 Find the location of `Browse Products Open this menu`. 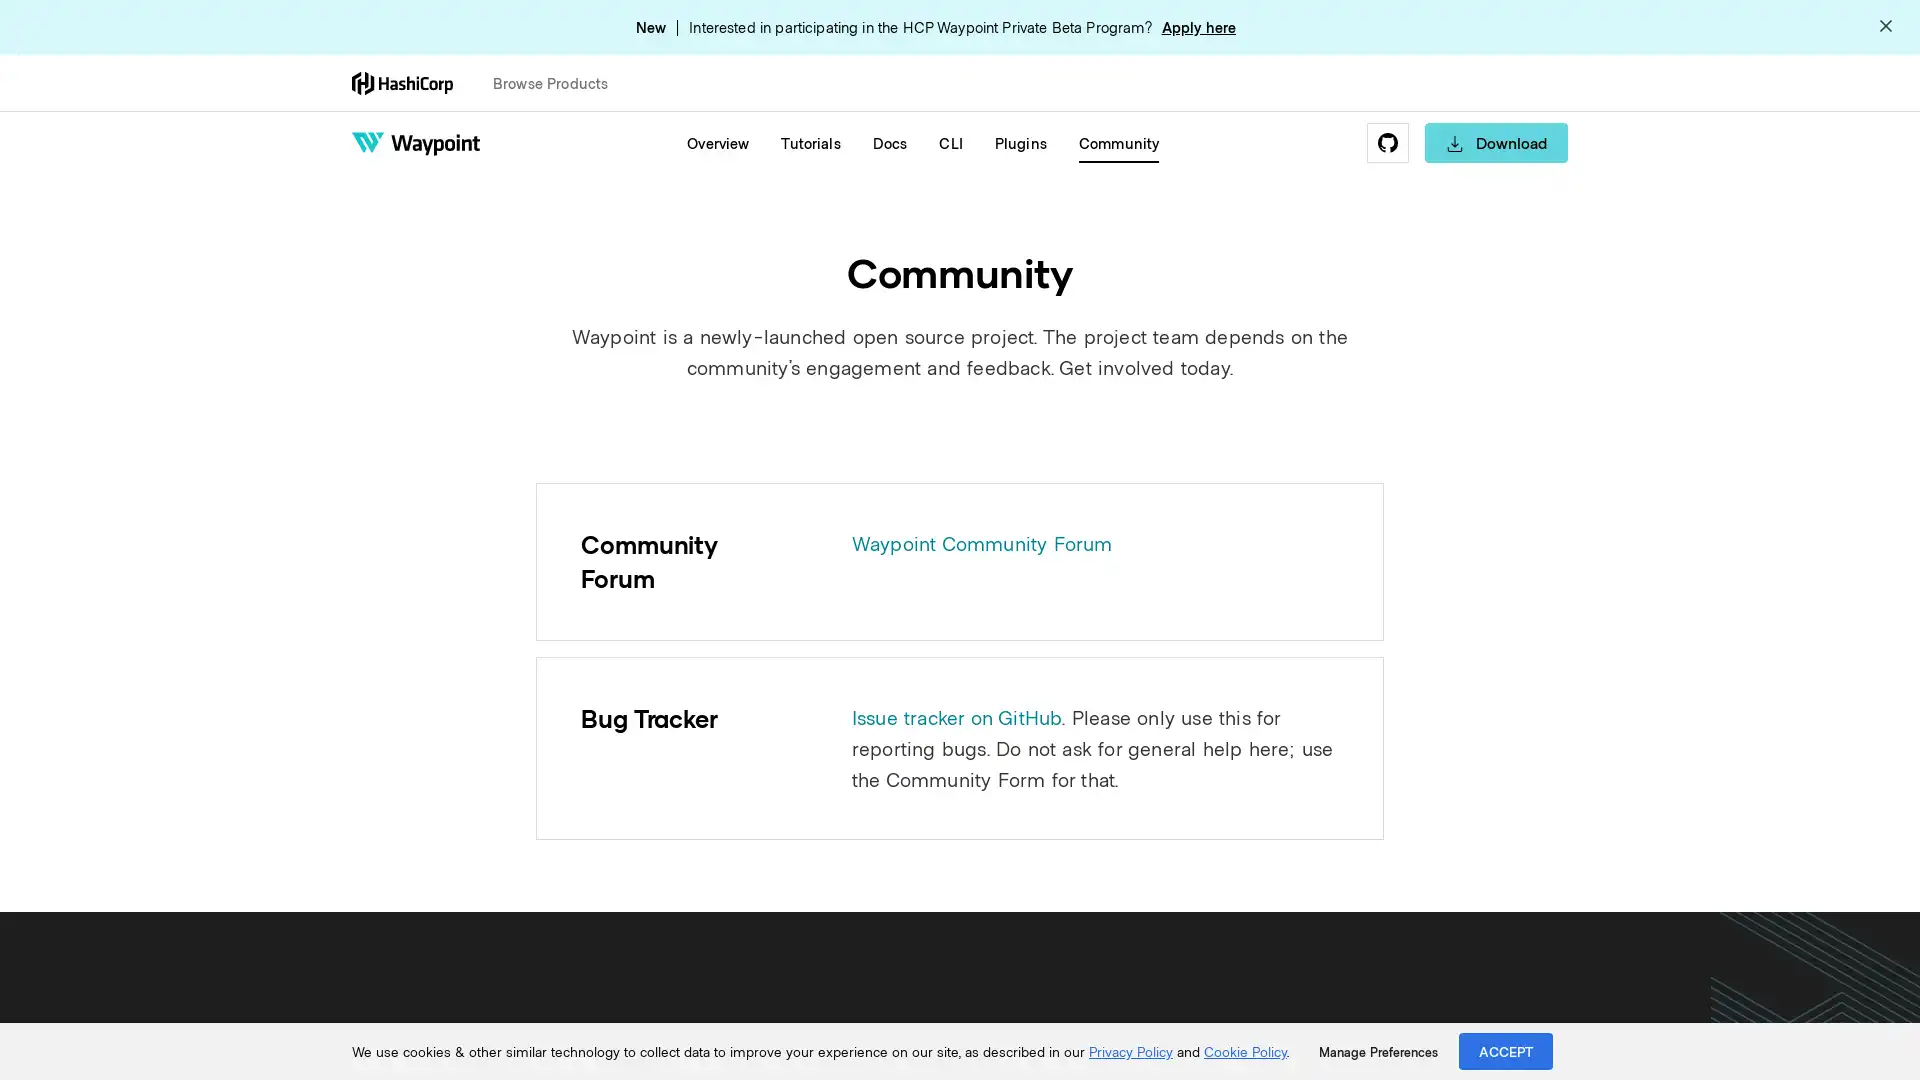

Browse Products Open this menu is located at coordinates (559, 82).